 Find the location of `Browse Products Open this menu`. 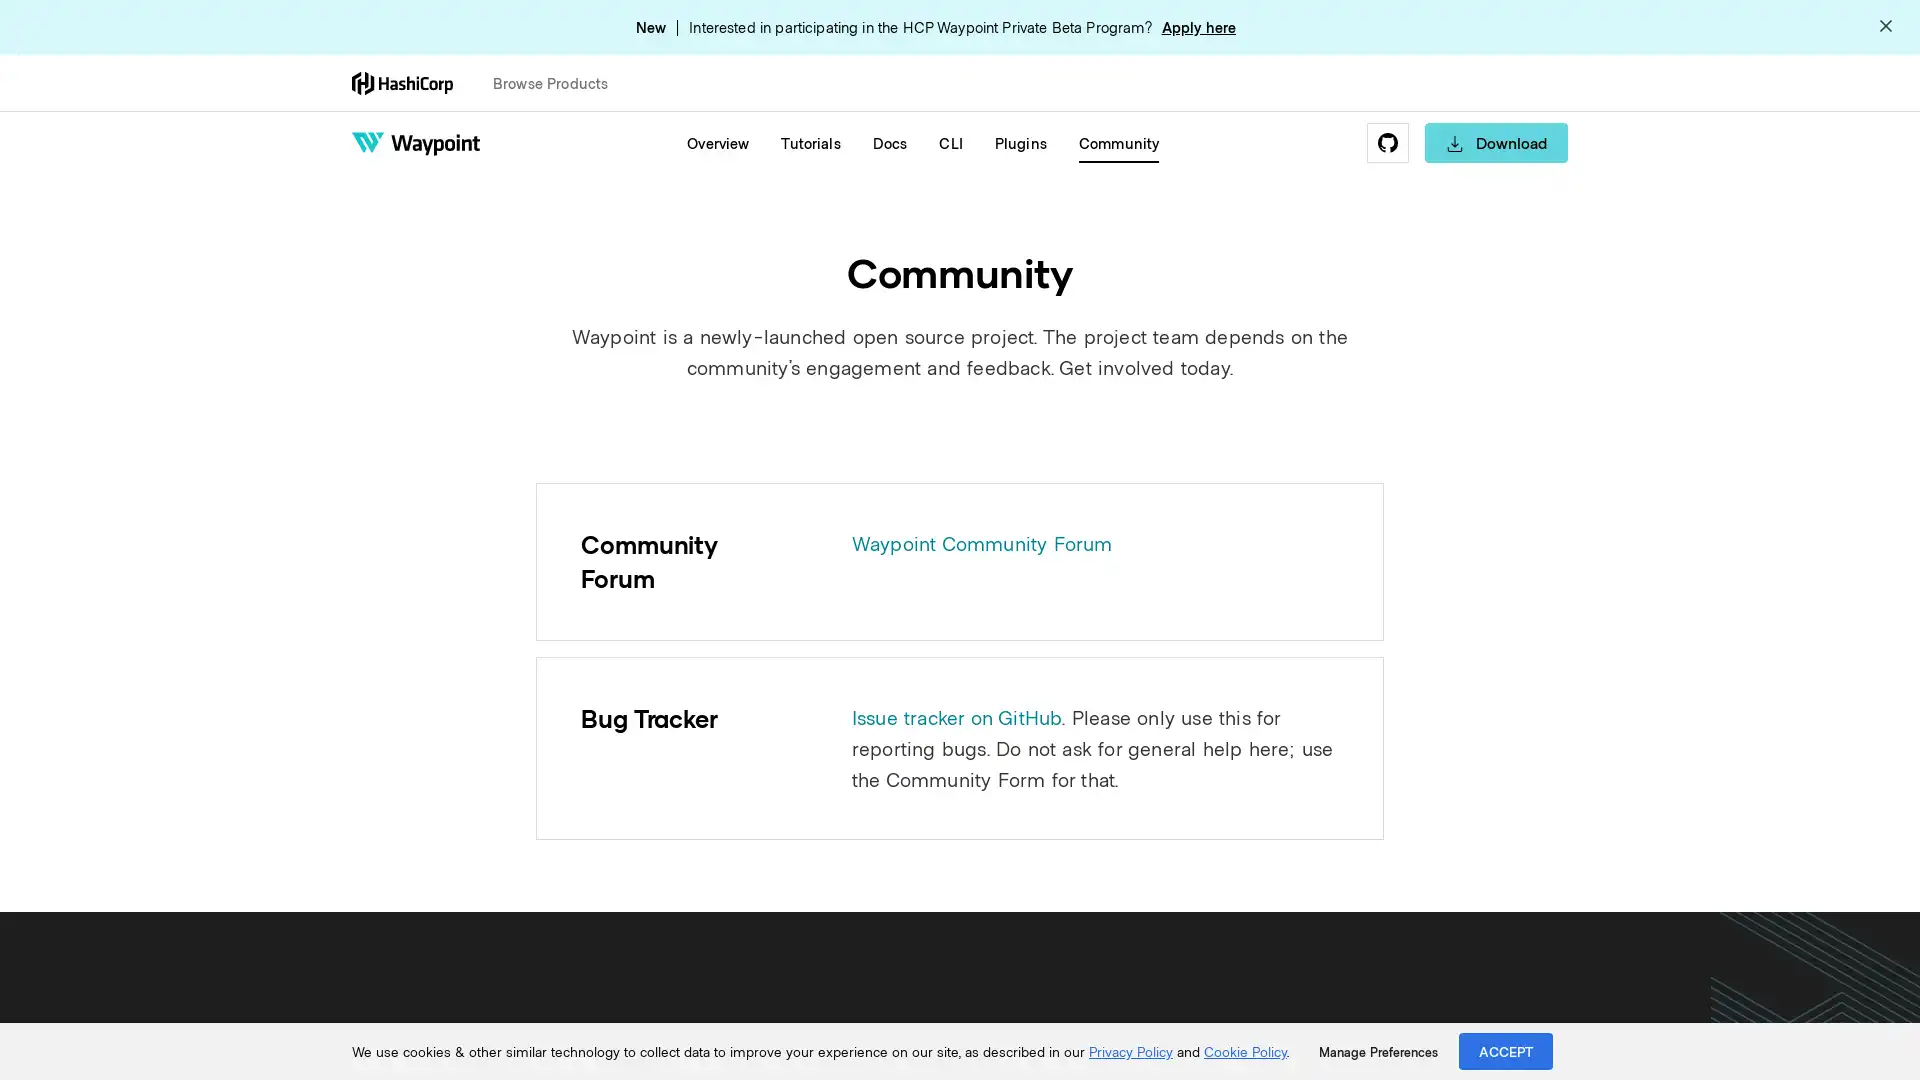

Browse Products Open this menu is located at coordinates (559, 82).